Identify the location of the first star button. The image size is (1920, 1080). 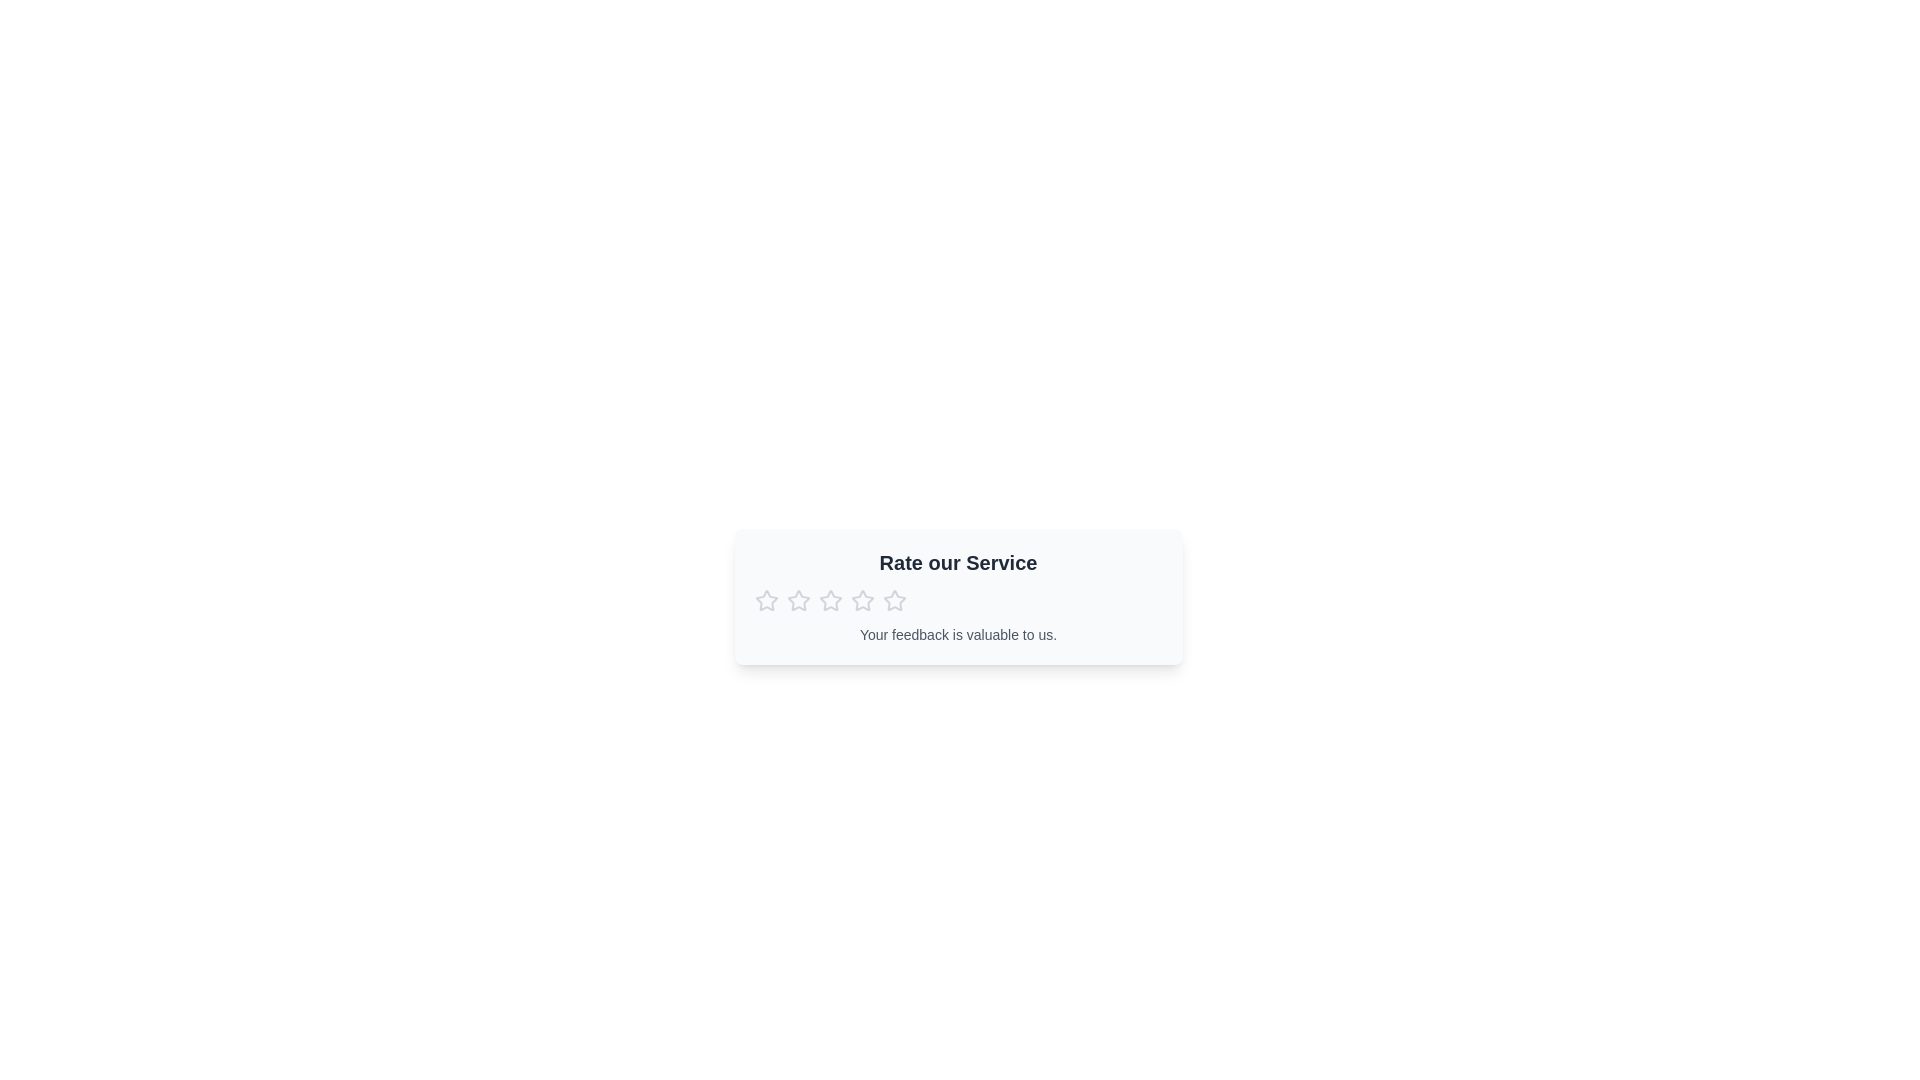
(765, 600).